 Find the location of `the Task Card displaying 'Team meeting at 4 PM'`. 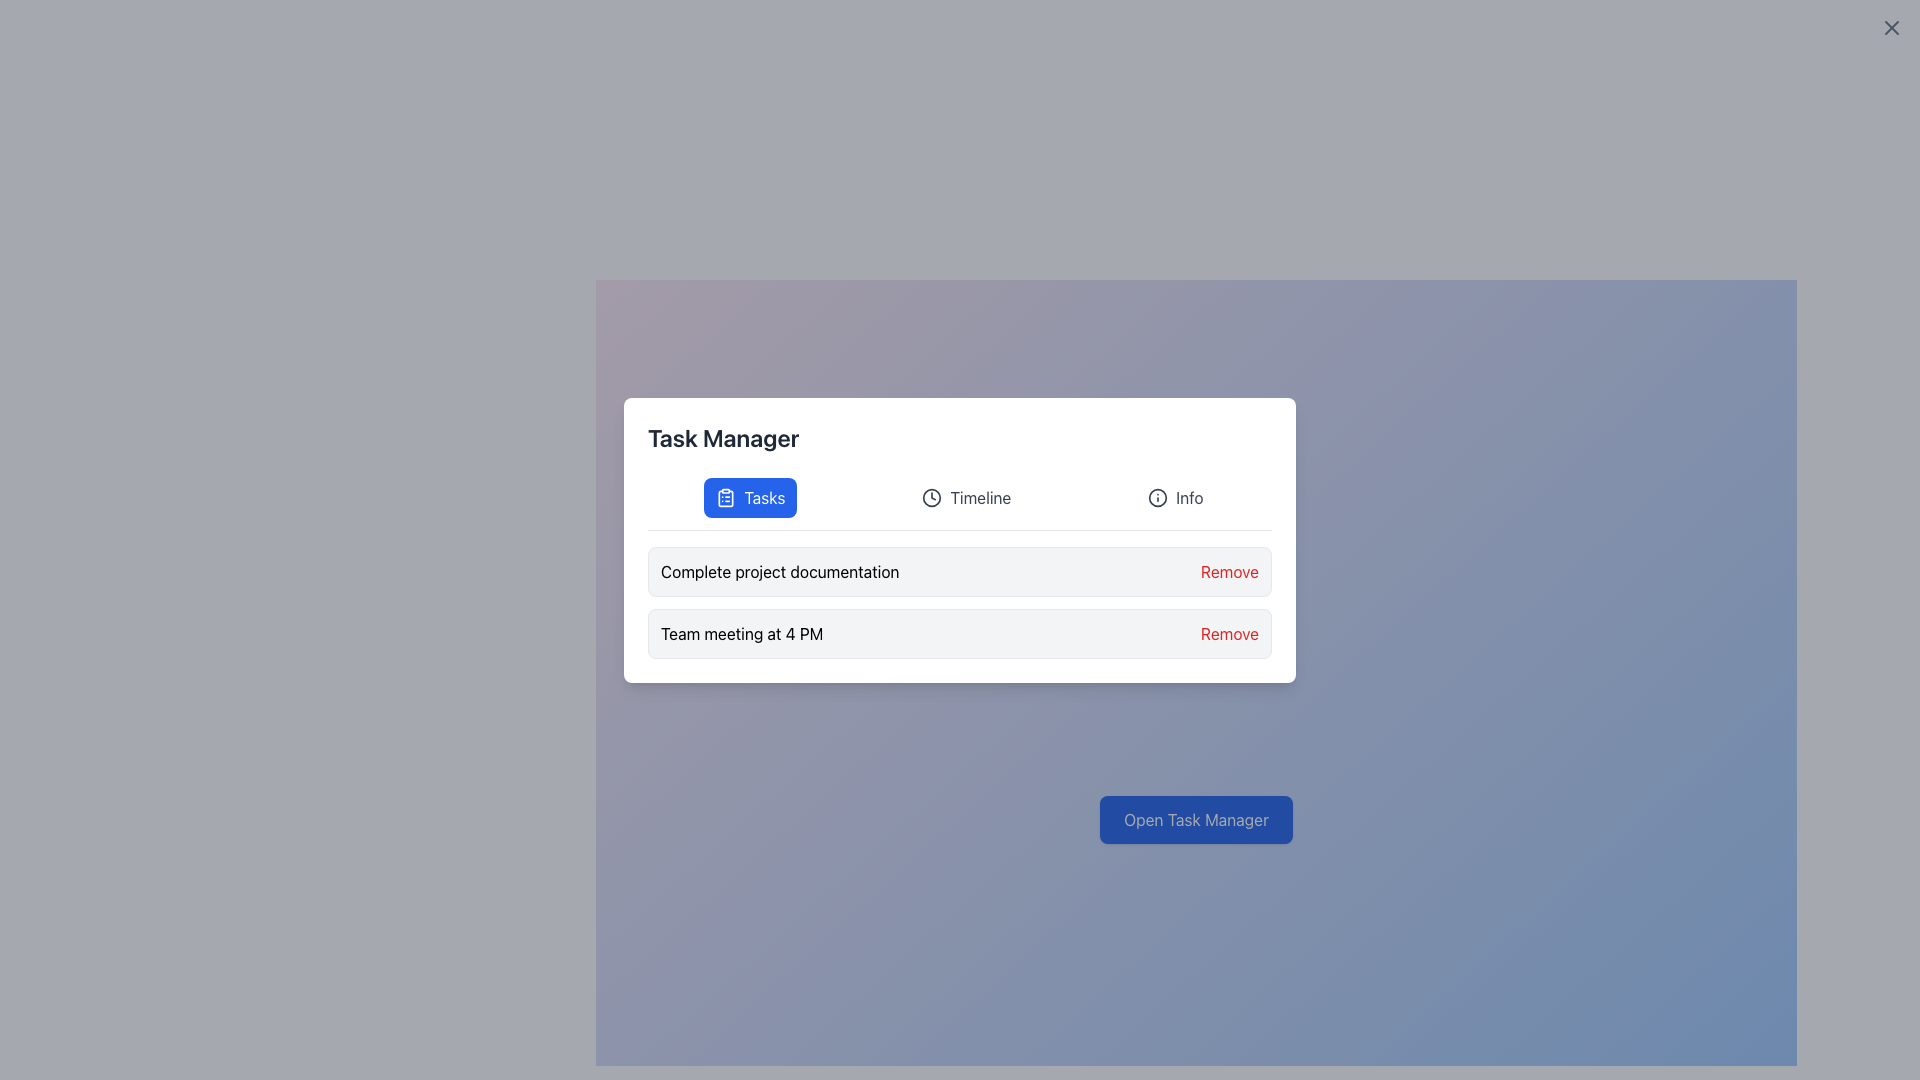

the Task Card displaying 'Team meeting at 4 PM' is located at coordinates (960, 633).